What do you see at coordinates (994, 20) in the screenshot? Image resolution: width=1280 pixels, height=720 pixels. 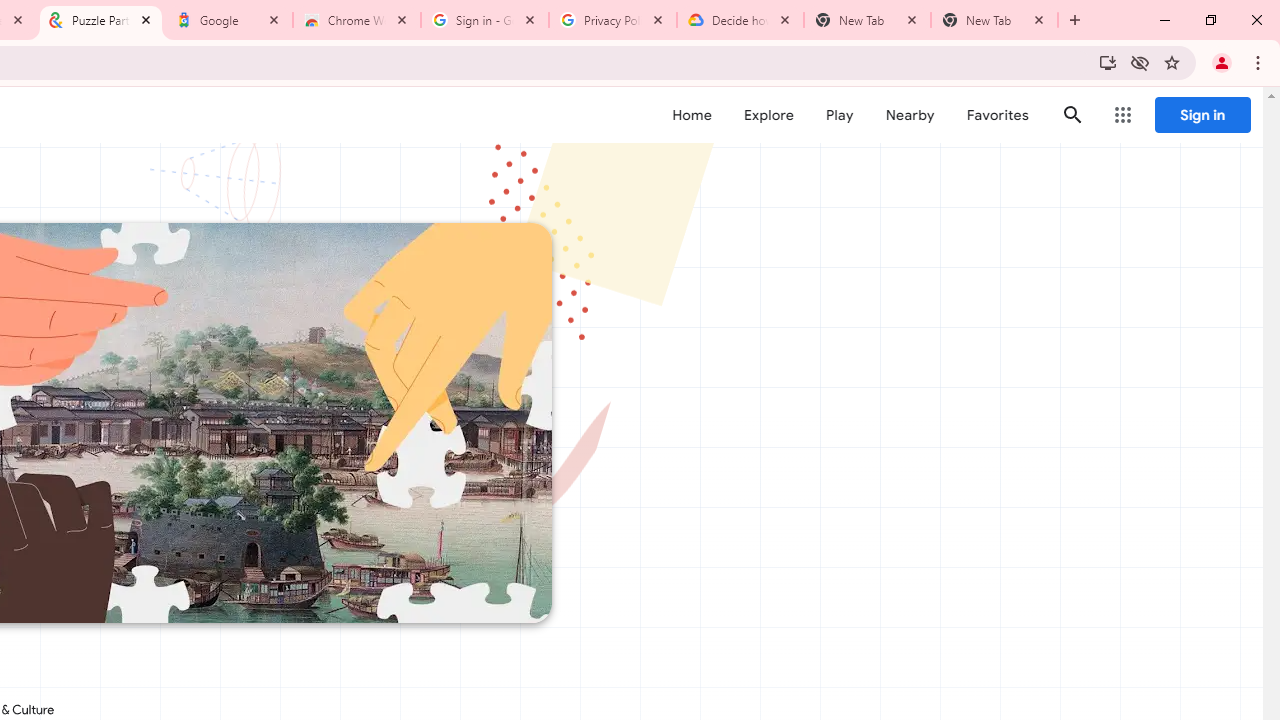 I see `'New Tab'` at bounding box center [994, 20].